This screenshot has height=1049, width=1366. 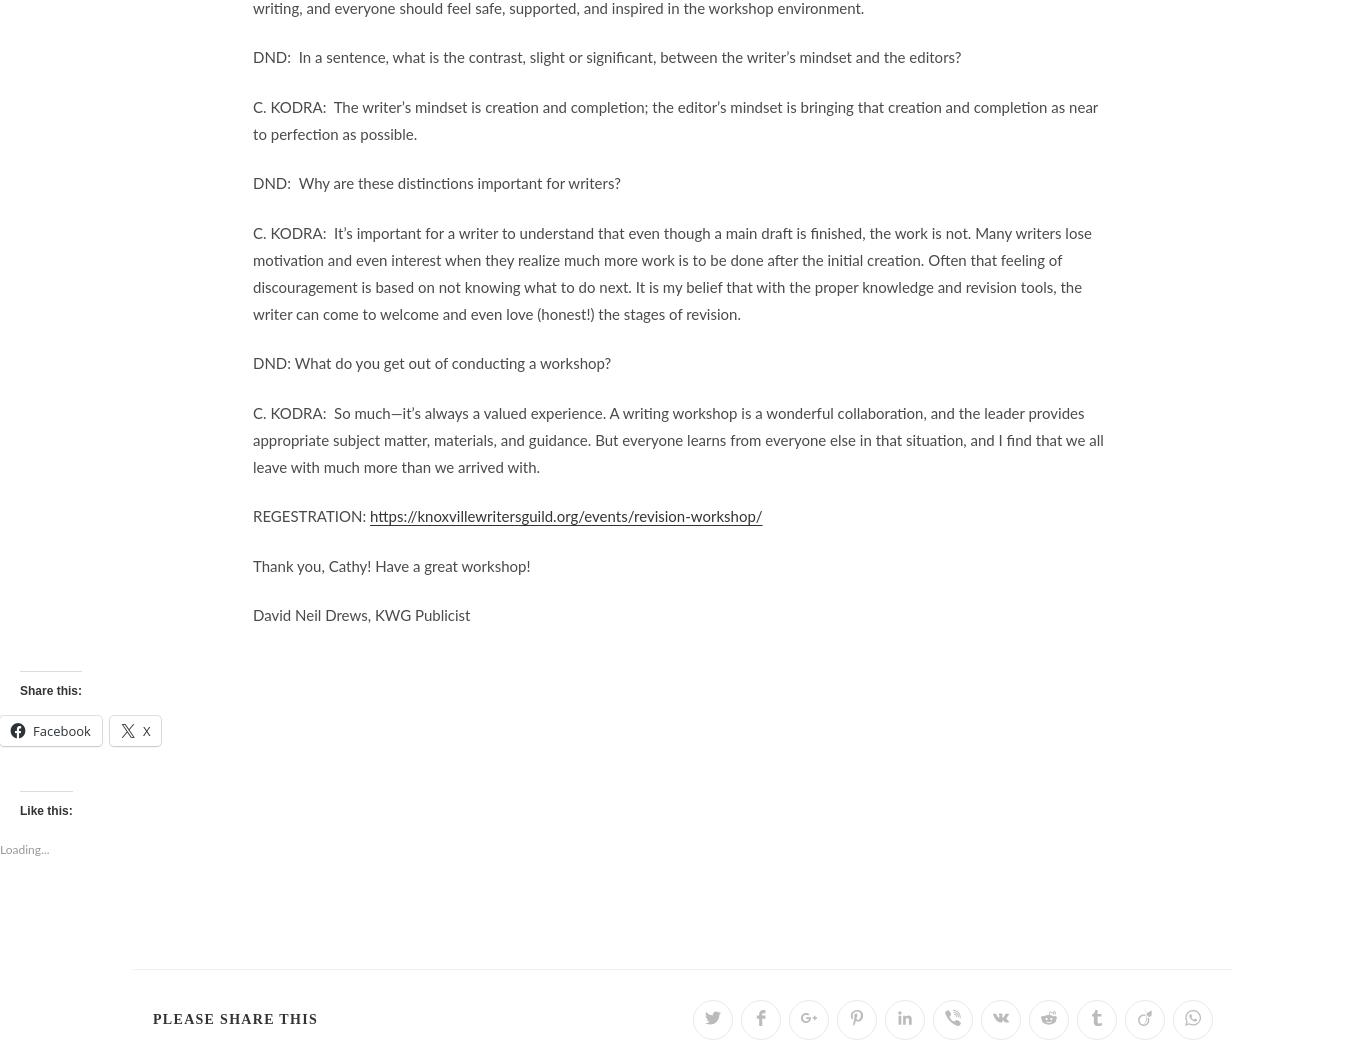 I want to click on 'C. KODRA:  The writer’s mindset is creation and completion; the editor’s mindset is bringing that creation and completion as near to perfection as possible.', so click(x=673, y=119).